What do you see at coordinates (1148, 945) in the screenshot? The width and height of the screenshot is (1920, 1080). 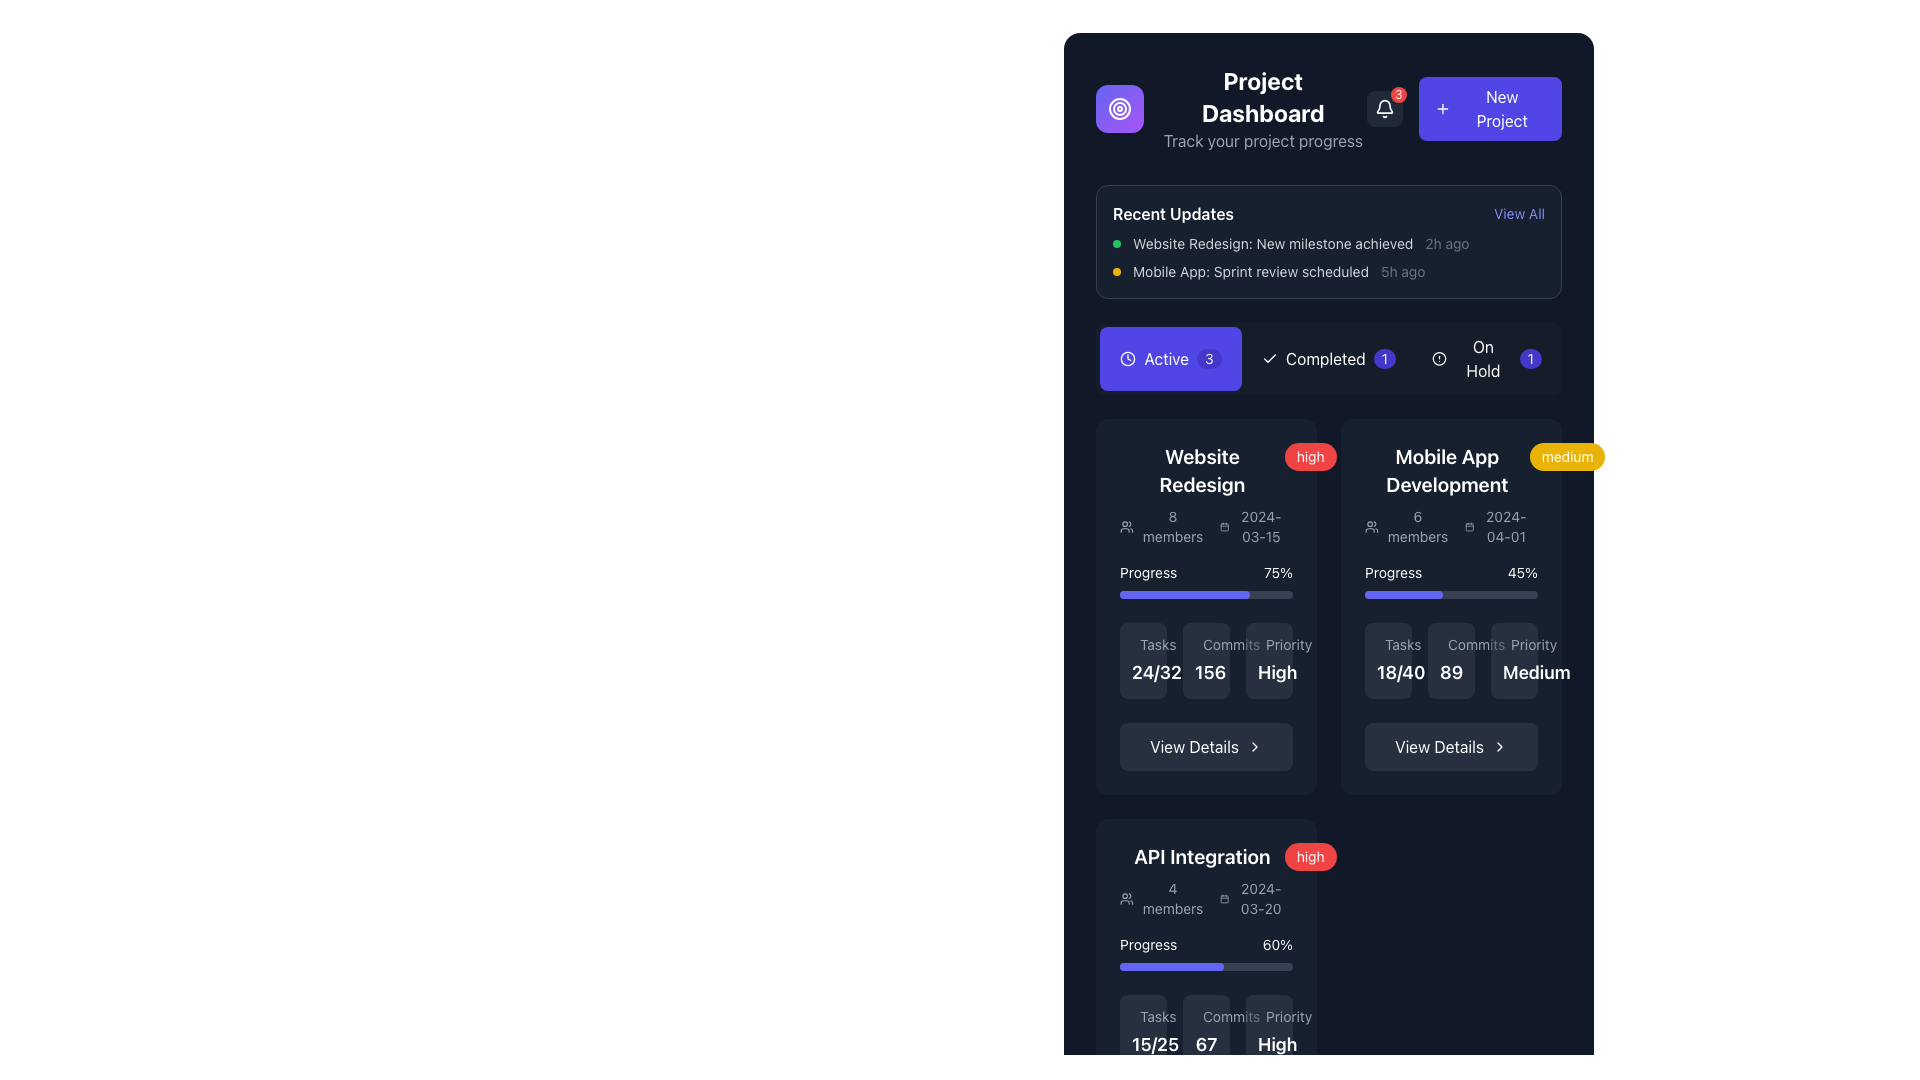 I see `the 'Progress' text label, which is displayed in white text on a dark background and positioned above the progress bar in the API Integration section` at bounding box center [1148, 945].